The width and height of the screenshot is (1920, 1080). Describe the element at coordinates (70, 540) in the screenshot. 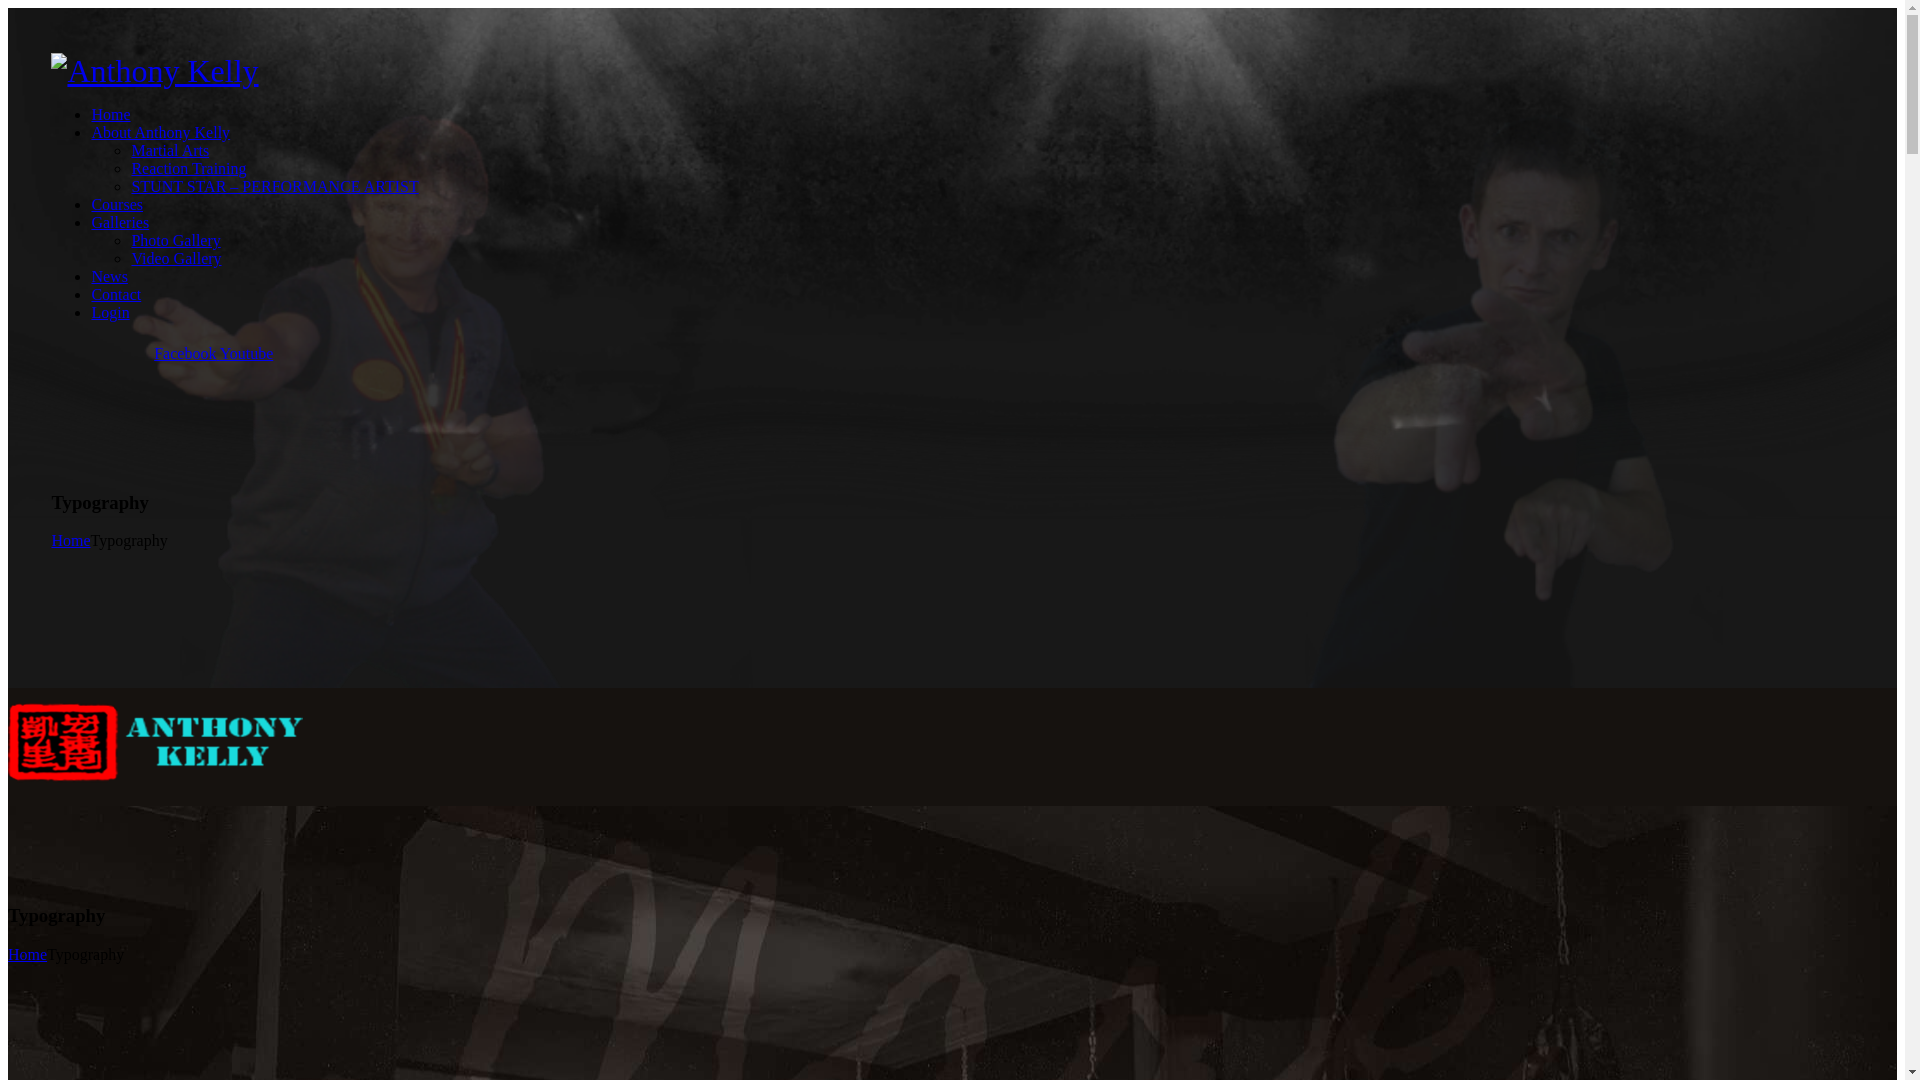

I see `'Home'` at that location.